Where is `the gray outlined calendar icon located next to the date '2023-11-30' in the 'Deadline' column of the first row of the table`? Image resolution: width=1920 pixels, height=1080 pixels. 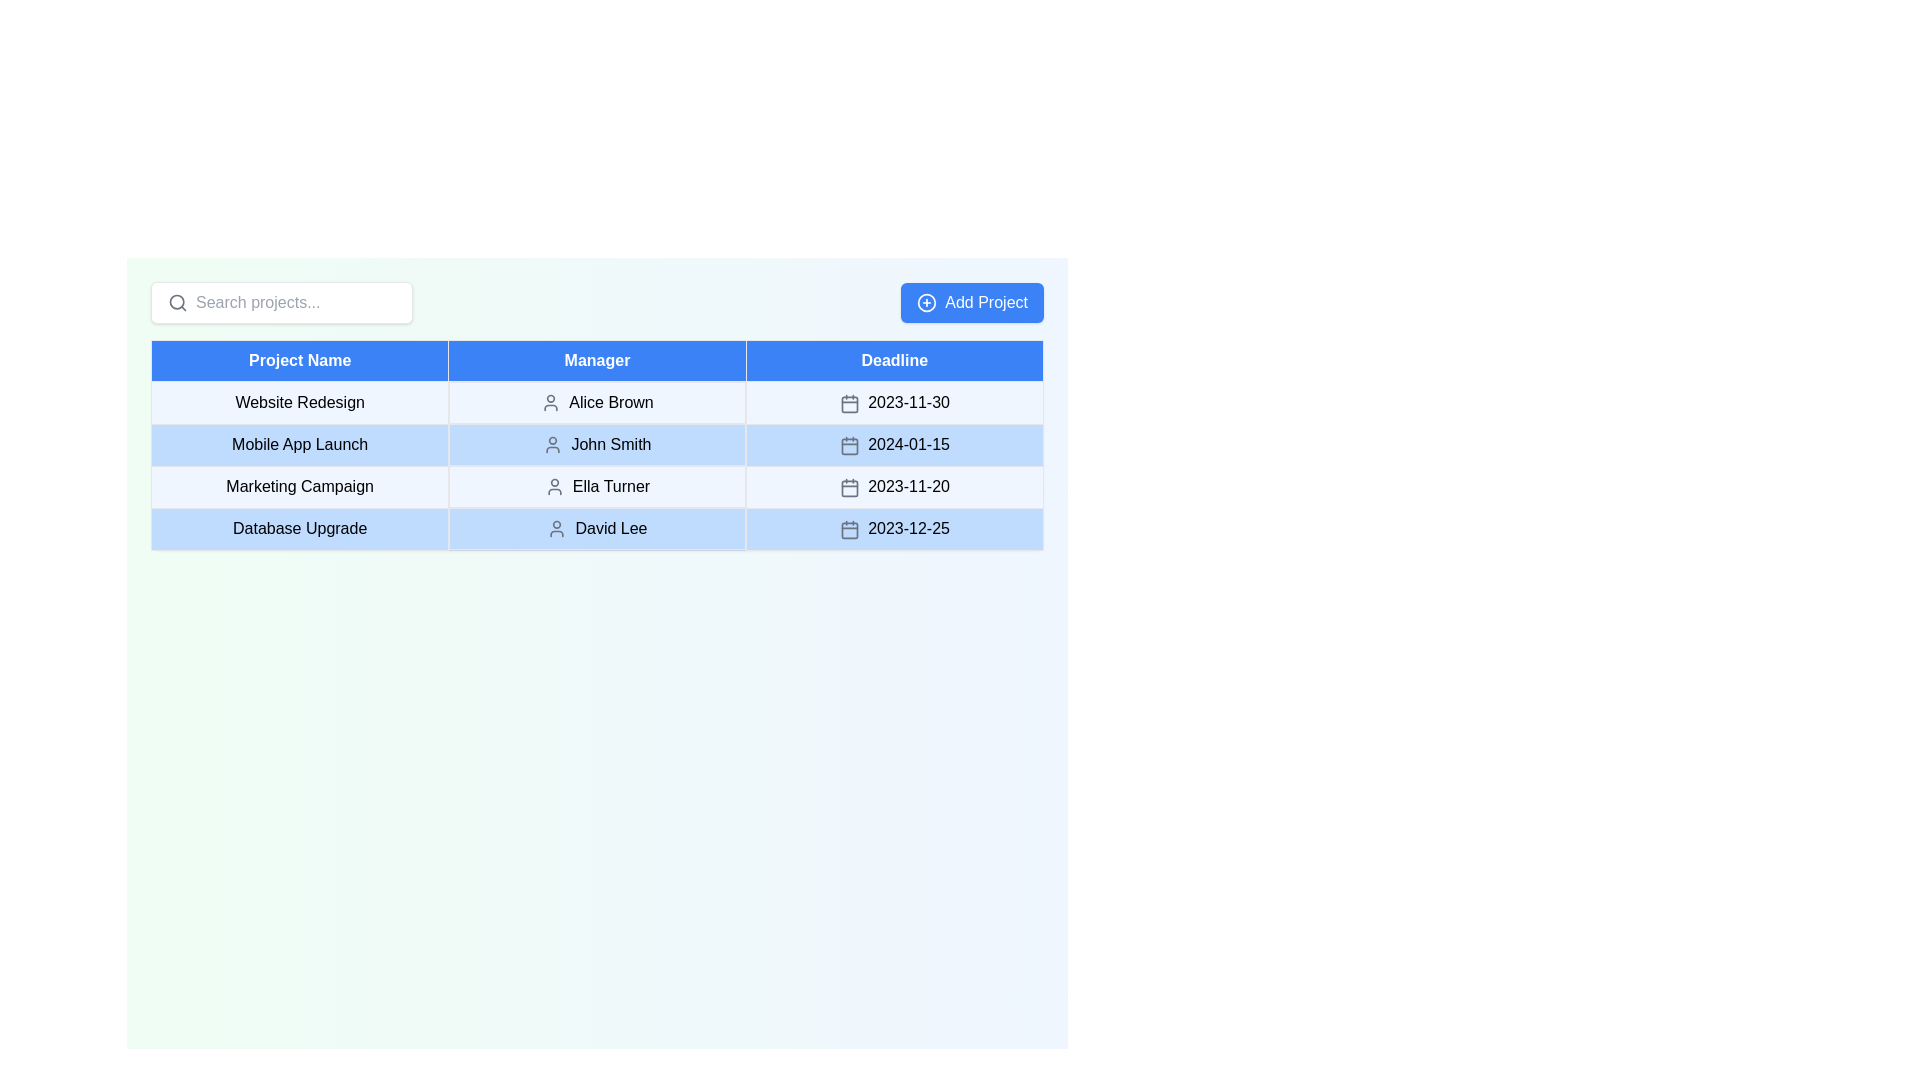 the gray outlined calendar icon located next to the date '2023-11-30' in the 'Deadline' column of the first row of the table is located at coordinates (849, 403).